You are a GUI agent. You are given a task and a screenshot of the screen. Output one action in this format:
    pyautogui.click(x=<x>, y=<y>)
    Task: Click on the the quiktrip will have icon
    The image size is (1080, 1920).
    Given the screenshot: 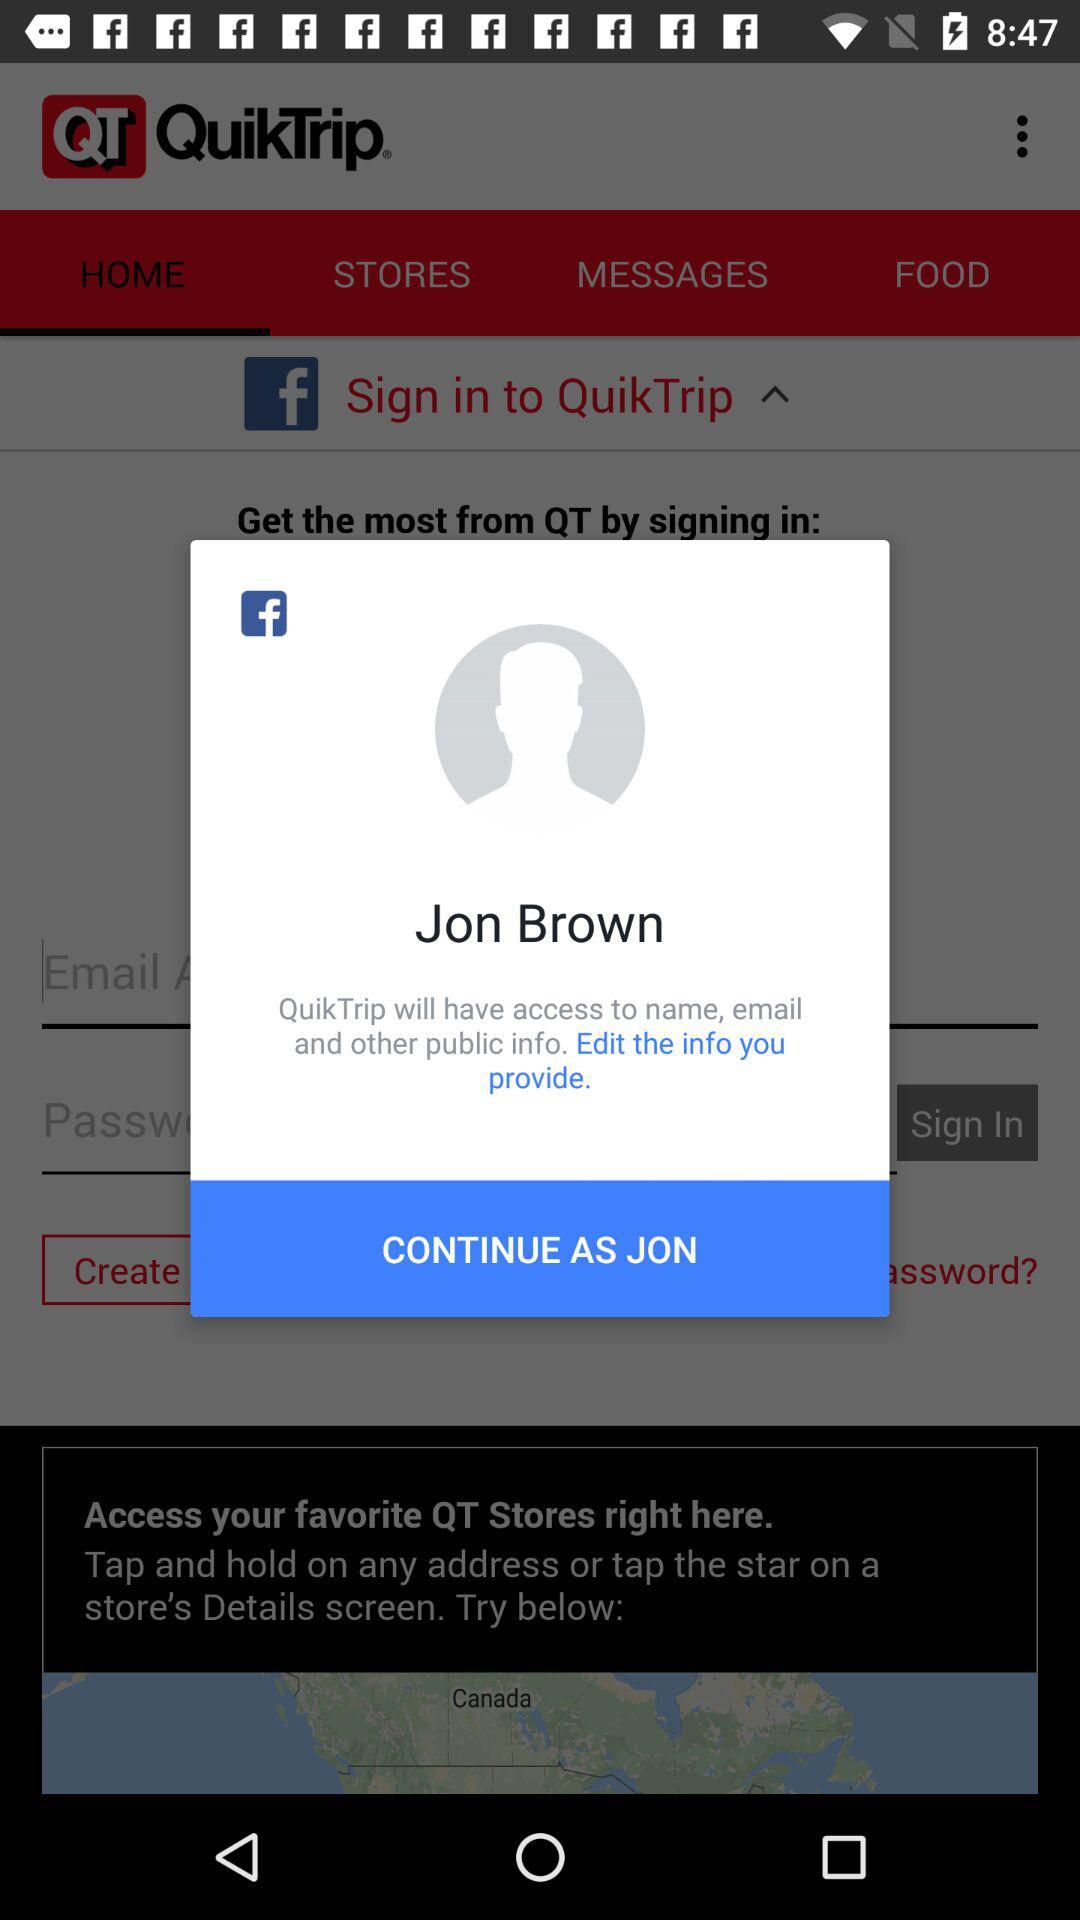 What is the action you would take?
    pyautogui.click(x=540, y=1041)
    